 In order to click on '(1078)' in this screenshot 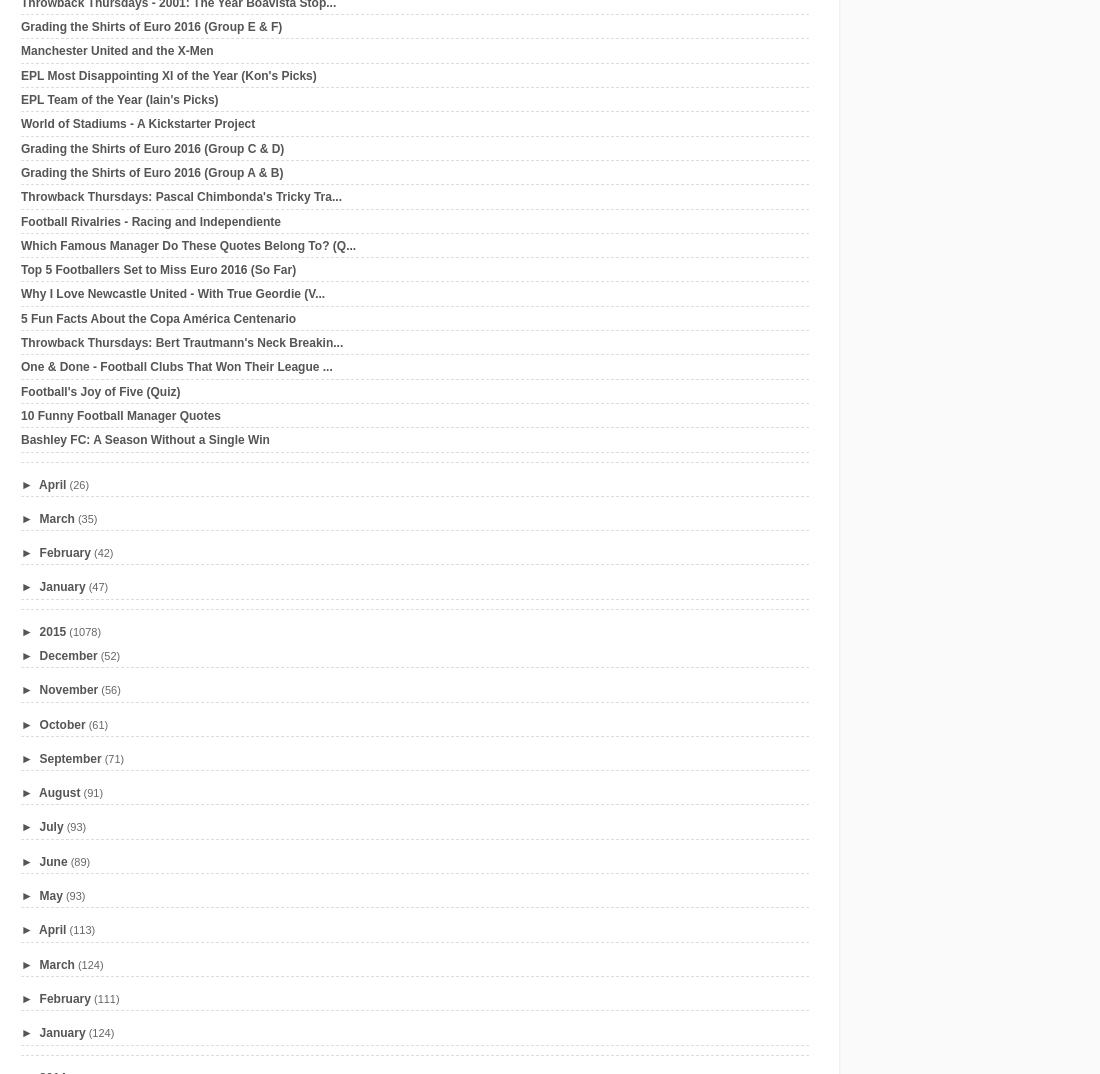, I will do `click(67, 630)`.